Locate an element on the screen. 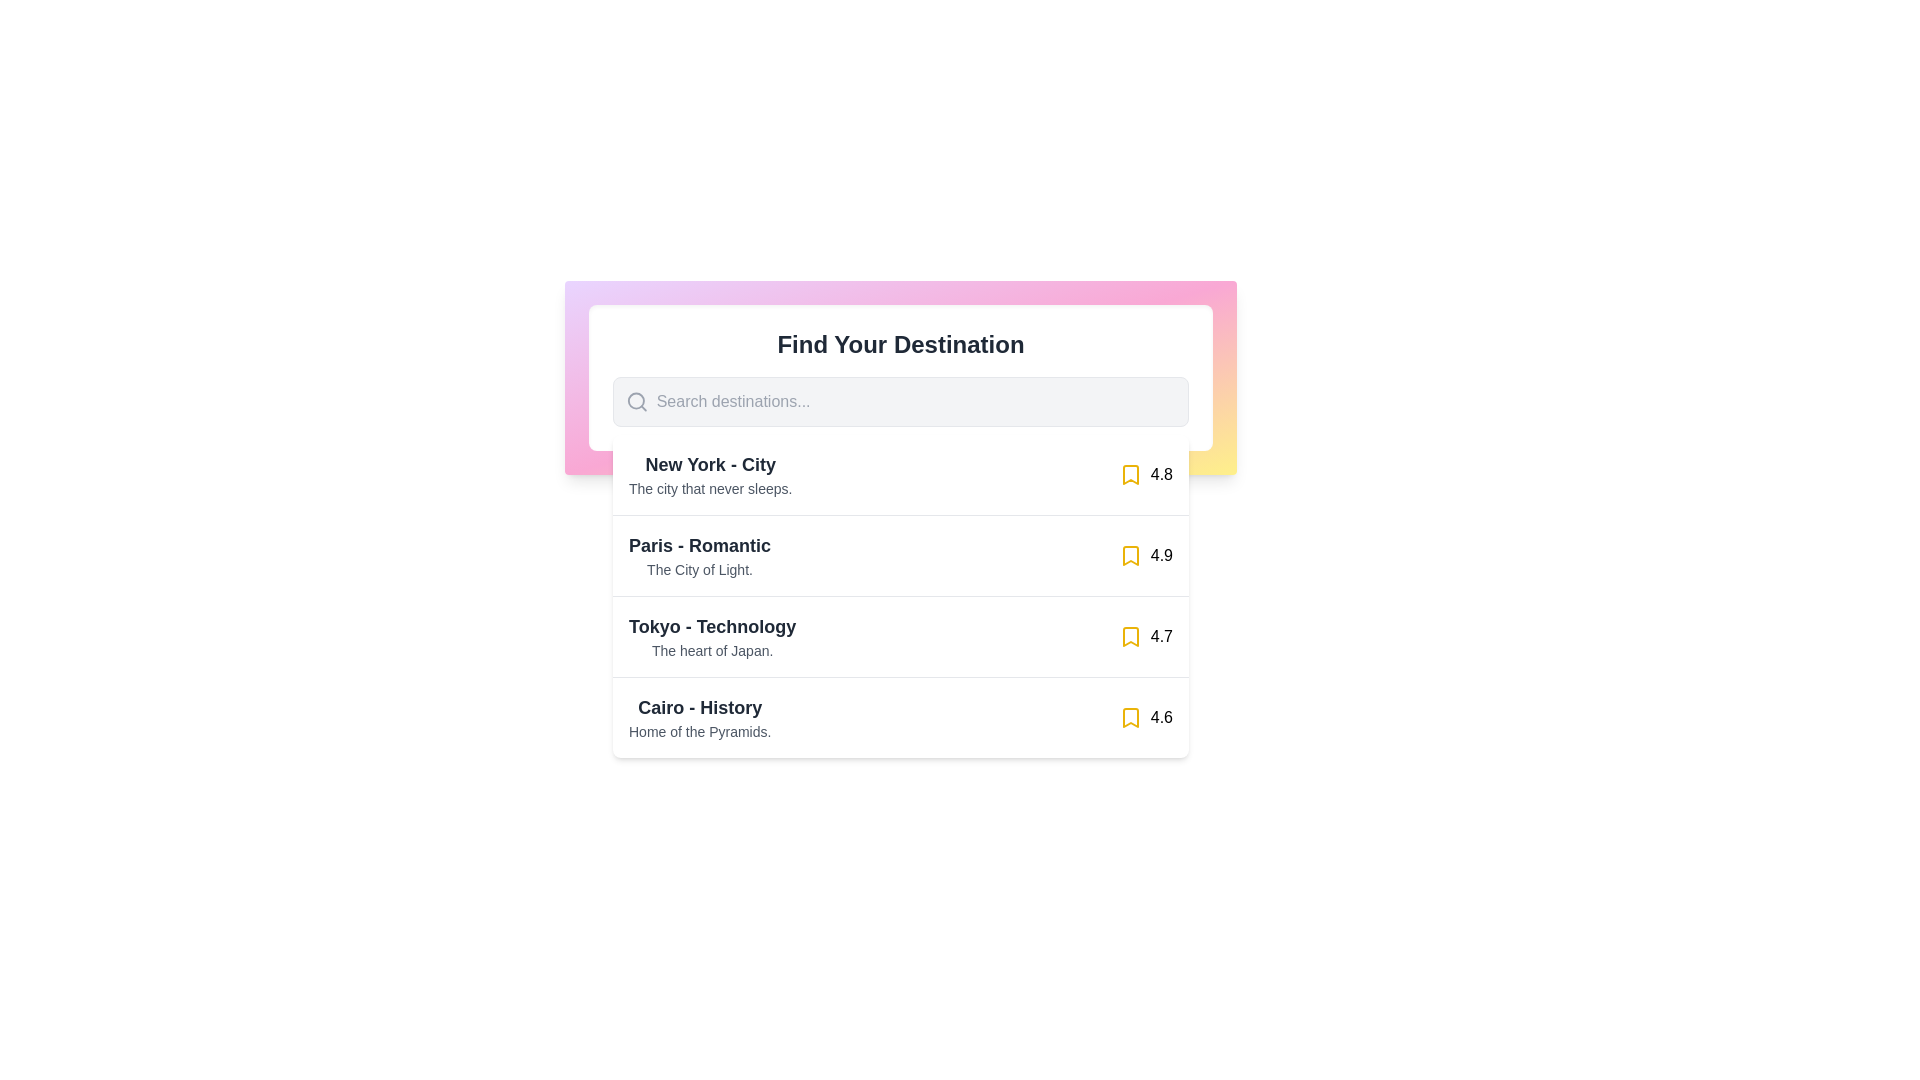 This screenshot has width=1920, height=1080. the rating display icon for the 'New York - City' entry, located at the far-right side of the list component is located at coordinates (1145, 474).